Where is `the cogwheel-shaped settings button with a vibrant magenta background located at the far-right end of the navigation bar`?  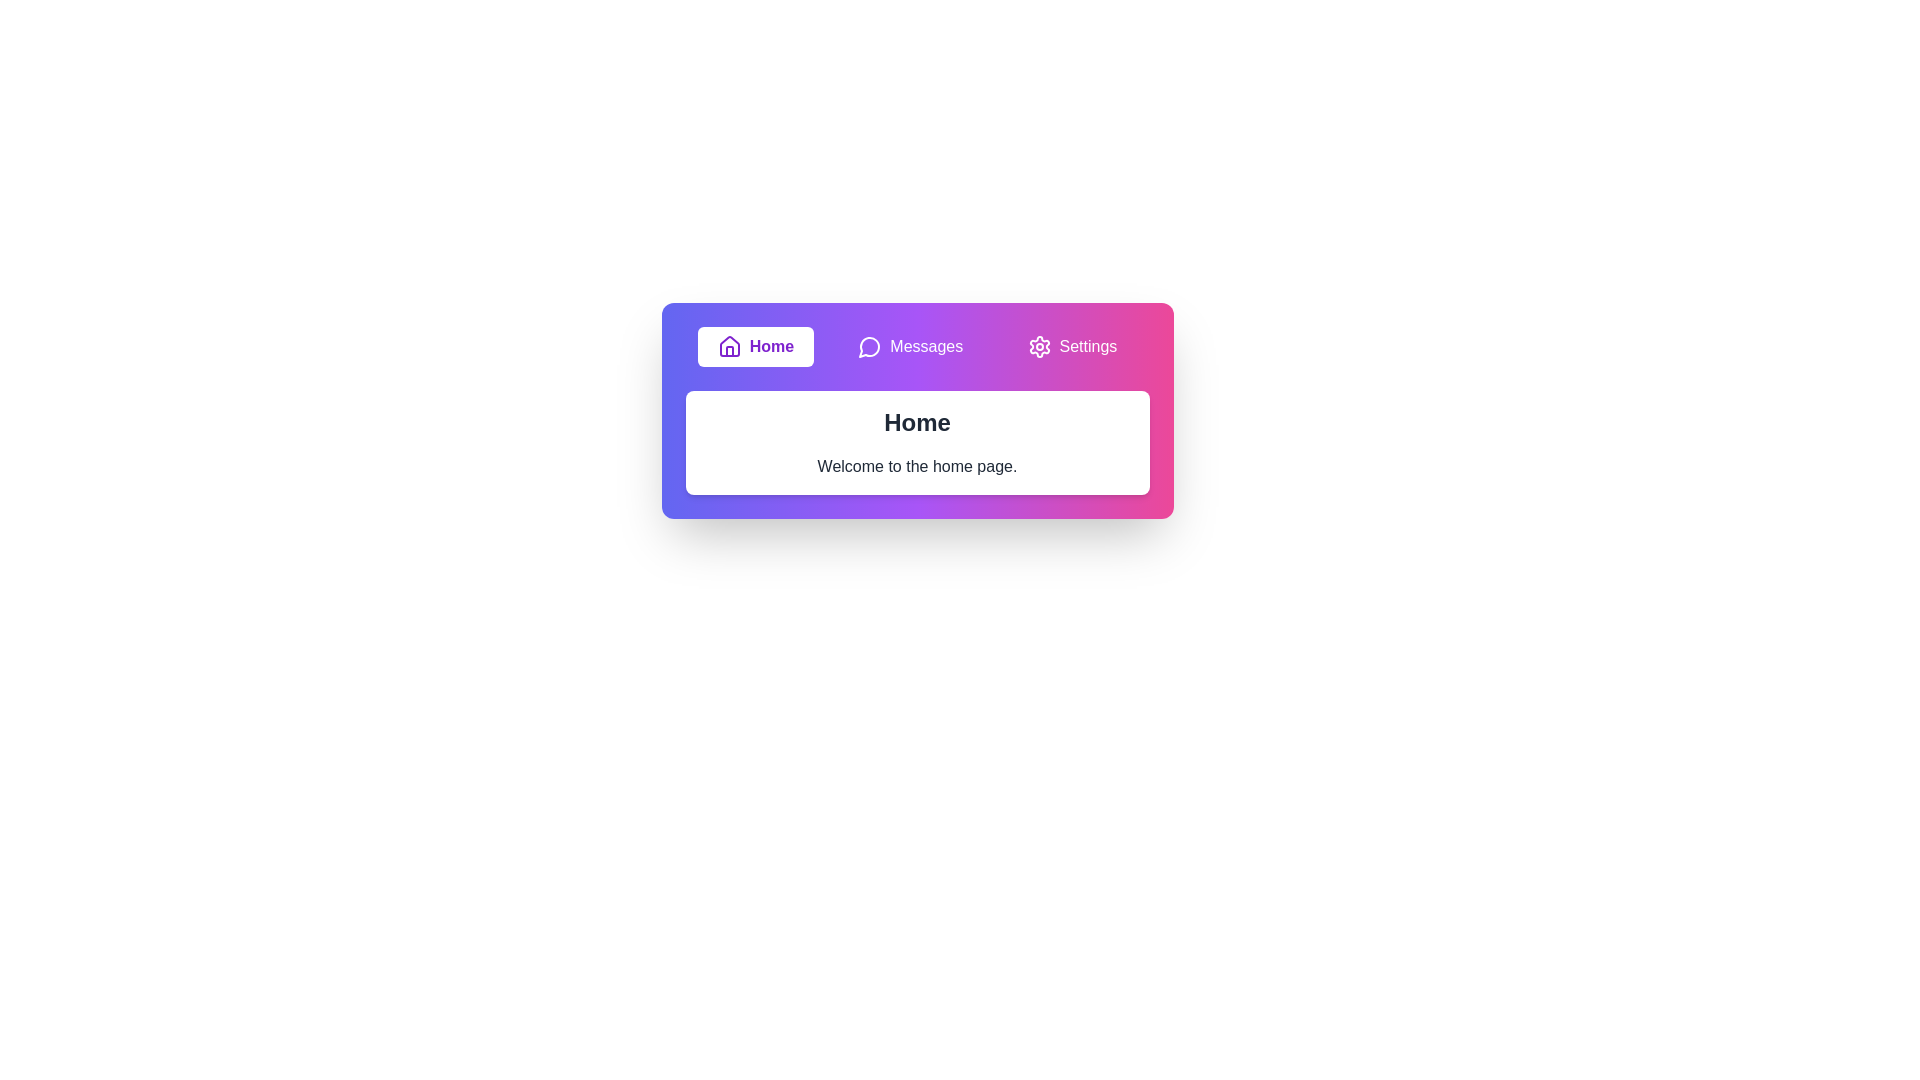 the cogwheel-shaped settings button with a vibrant magenta background located at the far-right end of the navigation bar is located at coordinates (1039, 346).